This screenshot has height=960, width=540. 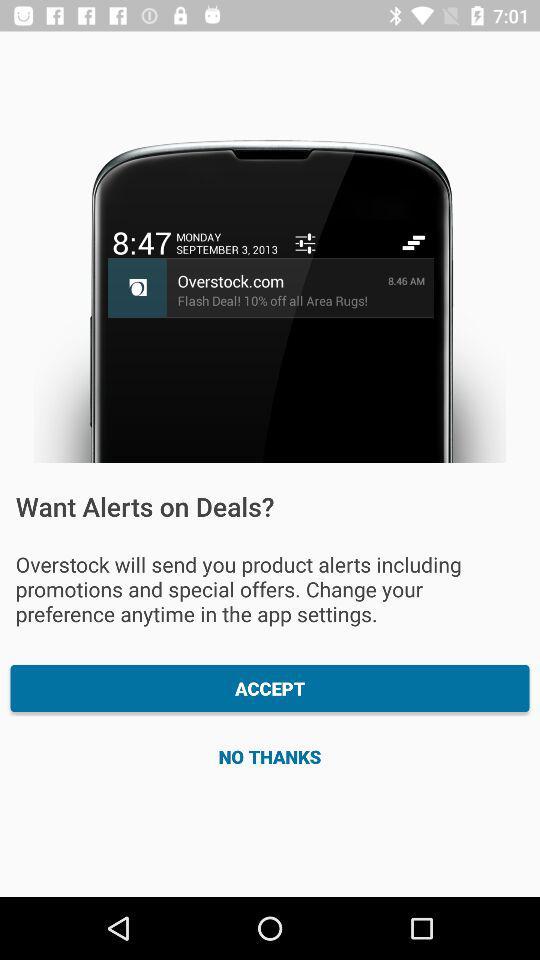 What do you see at coordinates (270, 755) in the screenshot?
I see `no thanks item` at bounding box center [270, 755].